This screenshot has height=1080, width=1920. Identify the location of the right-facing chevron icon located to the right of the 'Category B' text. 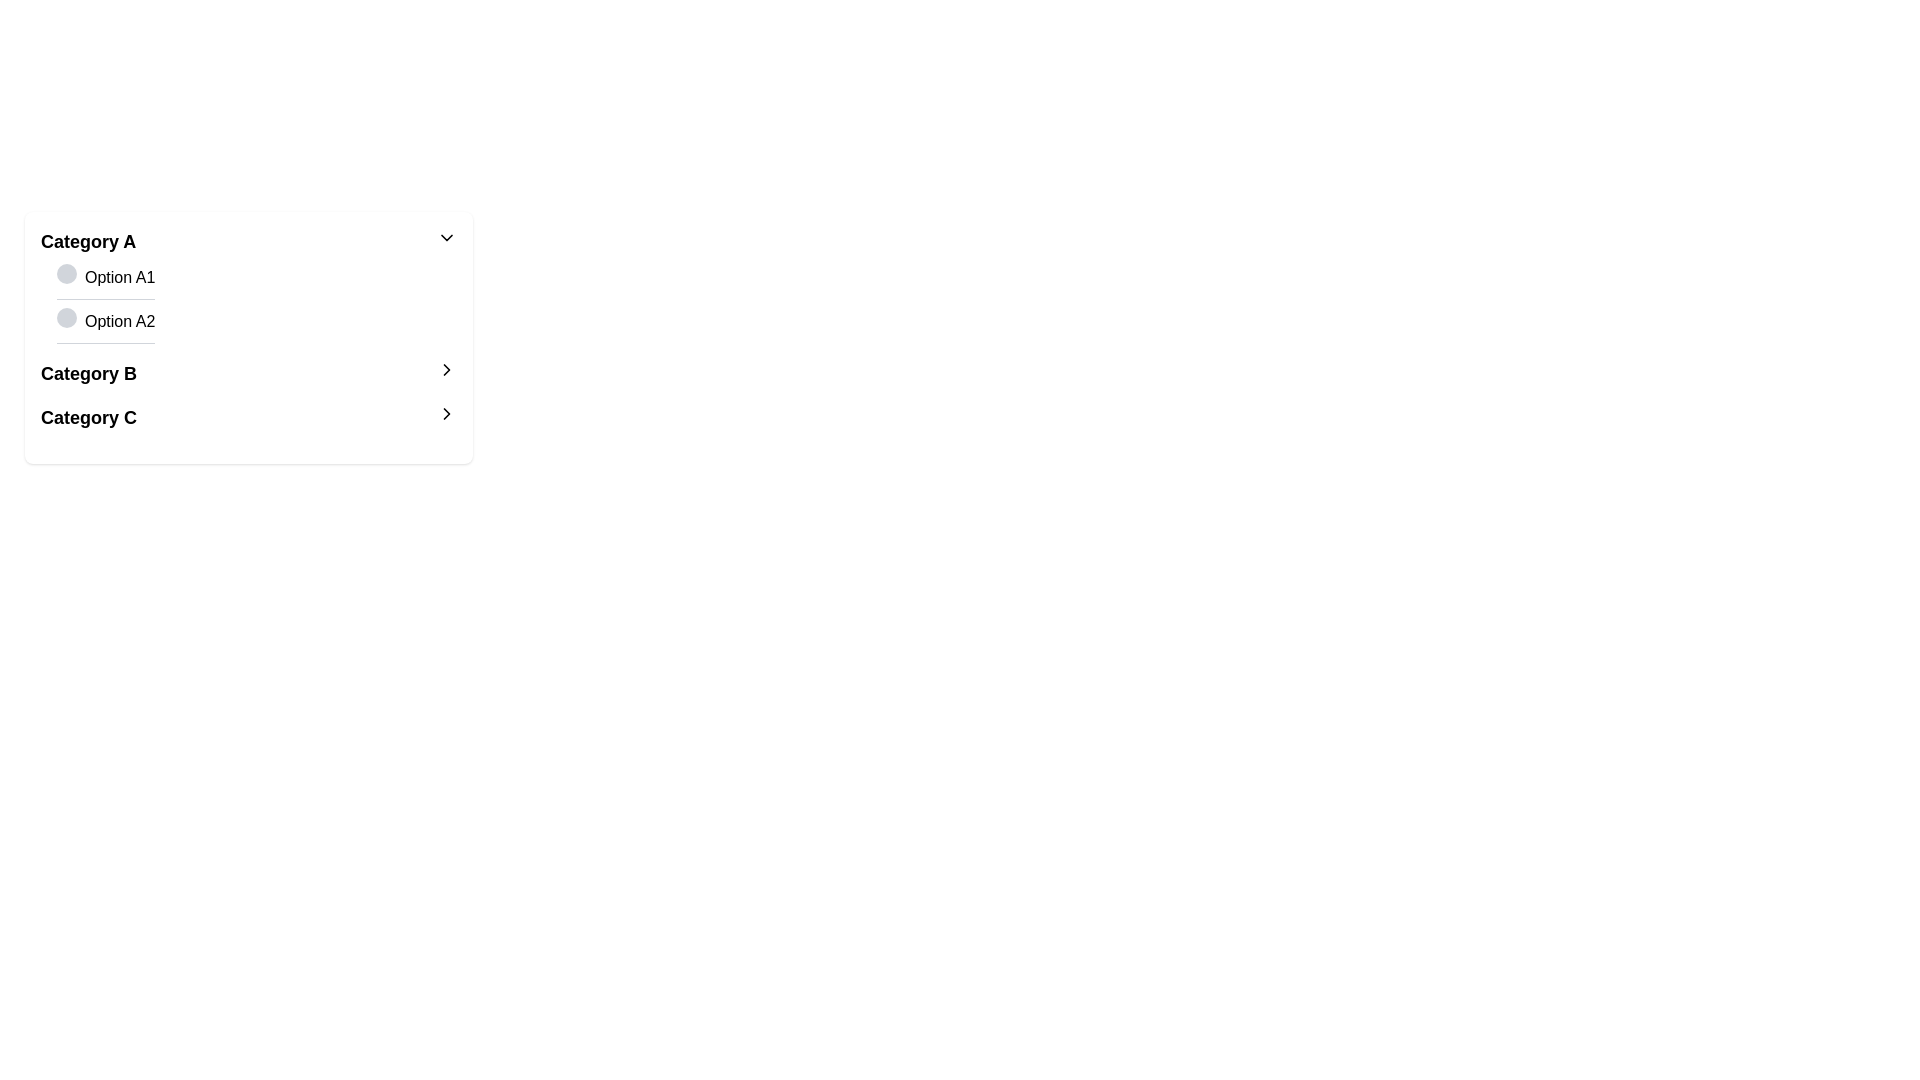
(445, 370).